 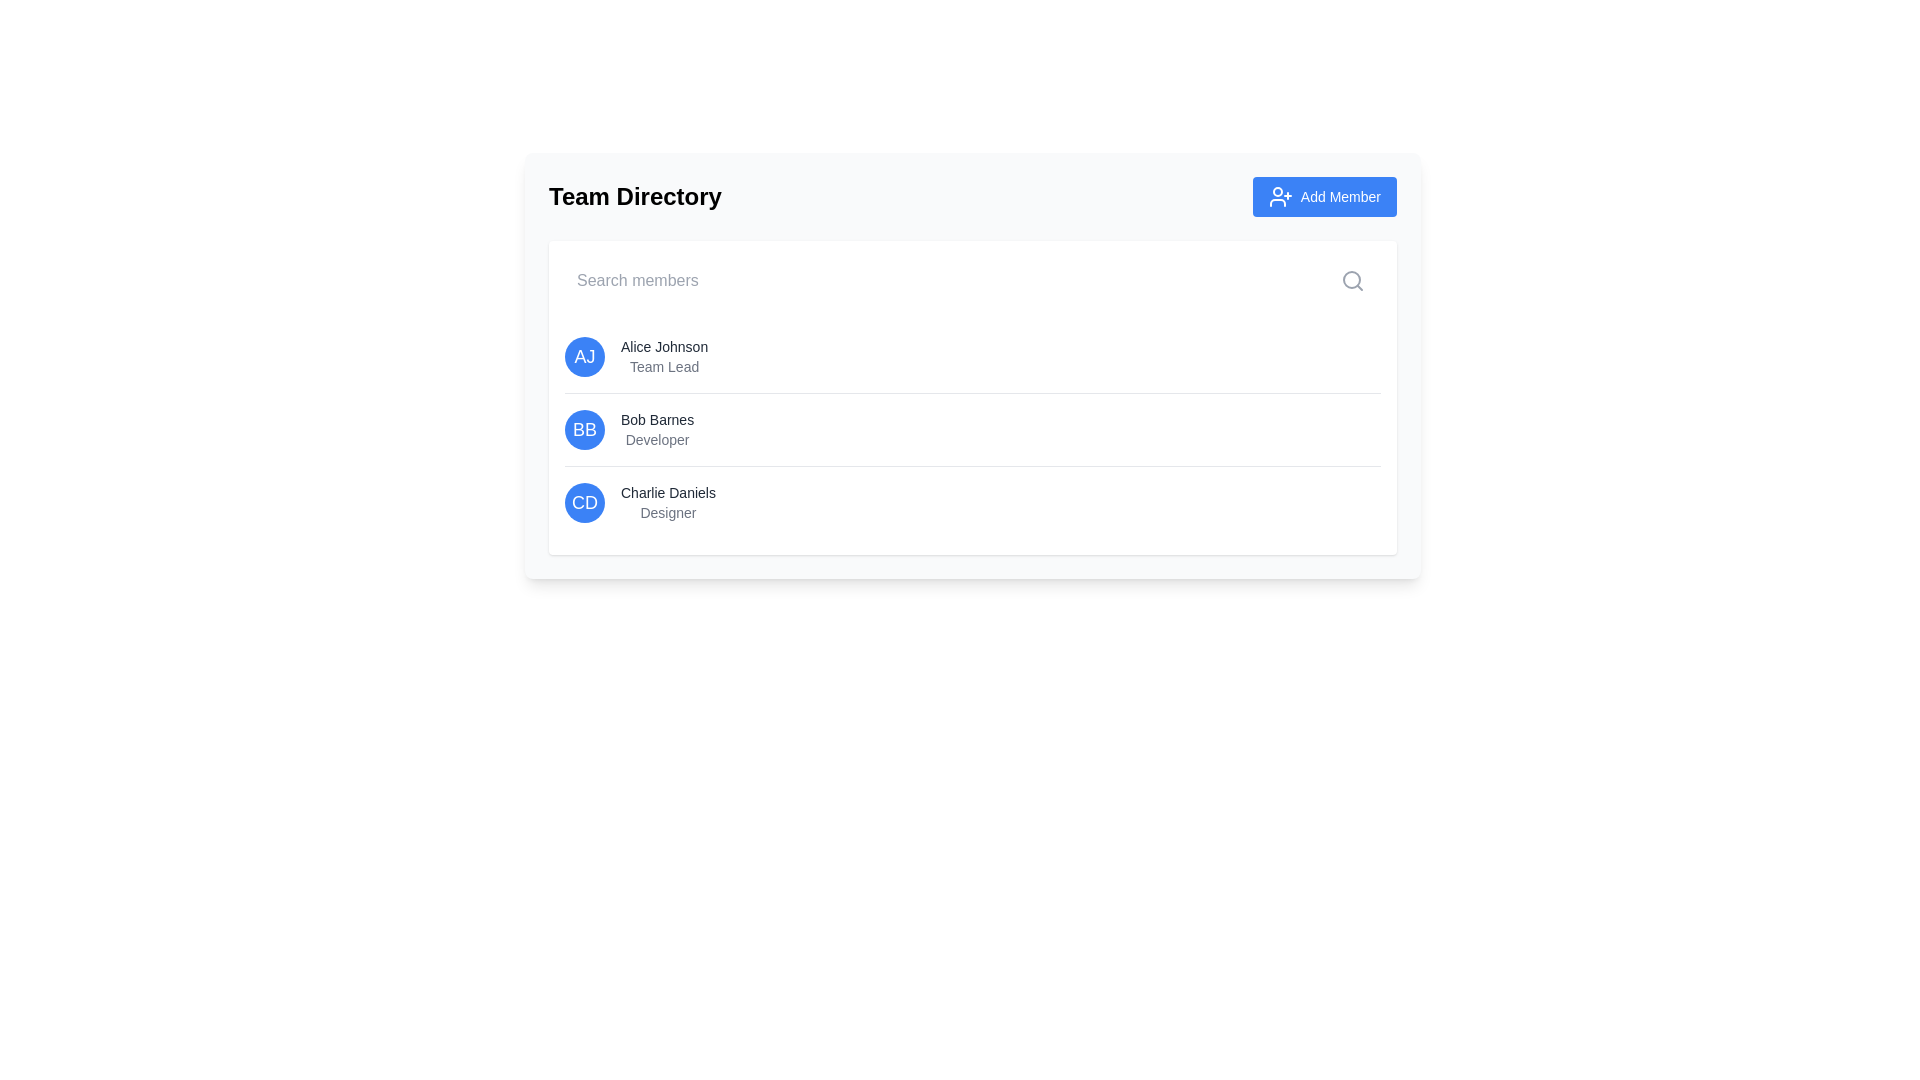 I want to click on the text label displaying 'Bob Barnes' in the Team Directory, which is styled in dark gray and represents a Developer, so click(x=657, y=419).